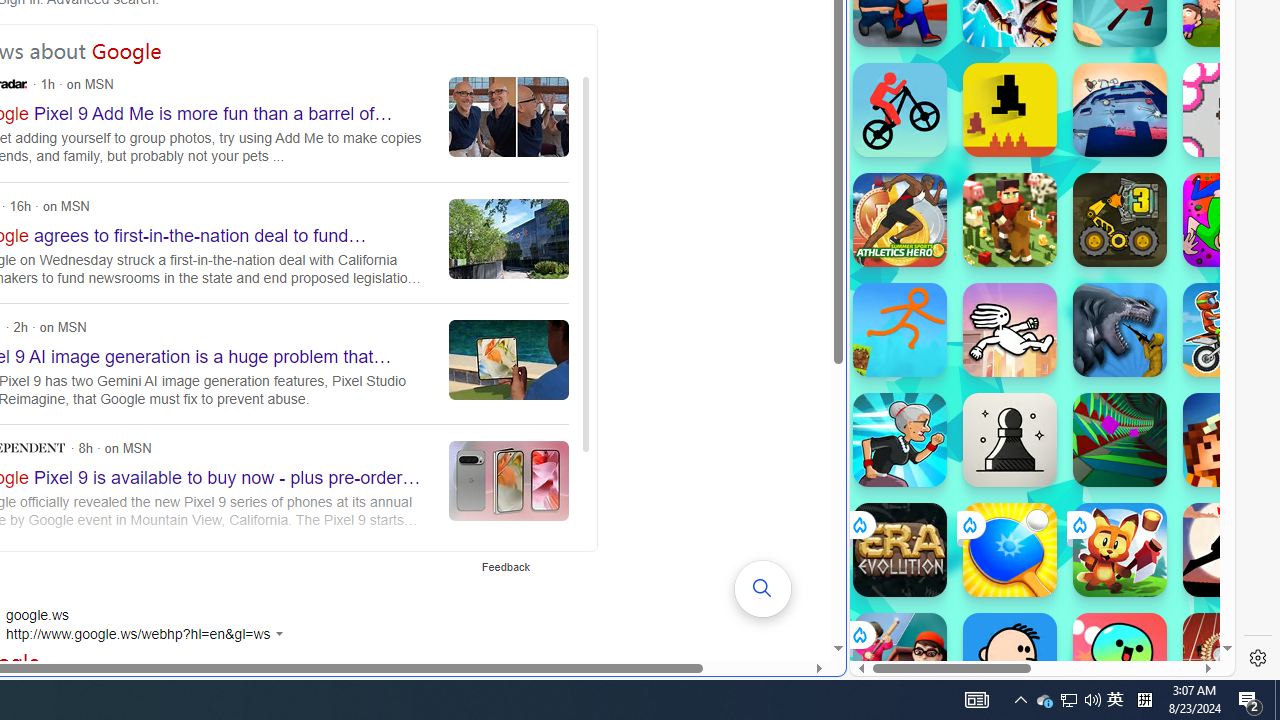 Image resolution: width=1280 pixels, height=720 pixels. I want to click on 'Poor Eddie Poor Eddie', so click(1009, 659).